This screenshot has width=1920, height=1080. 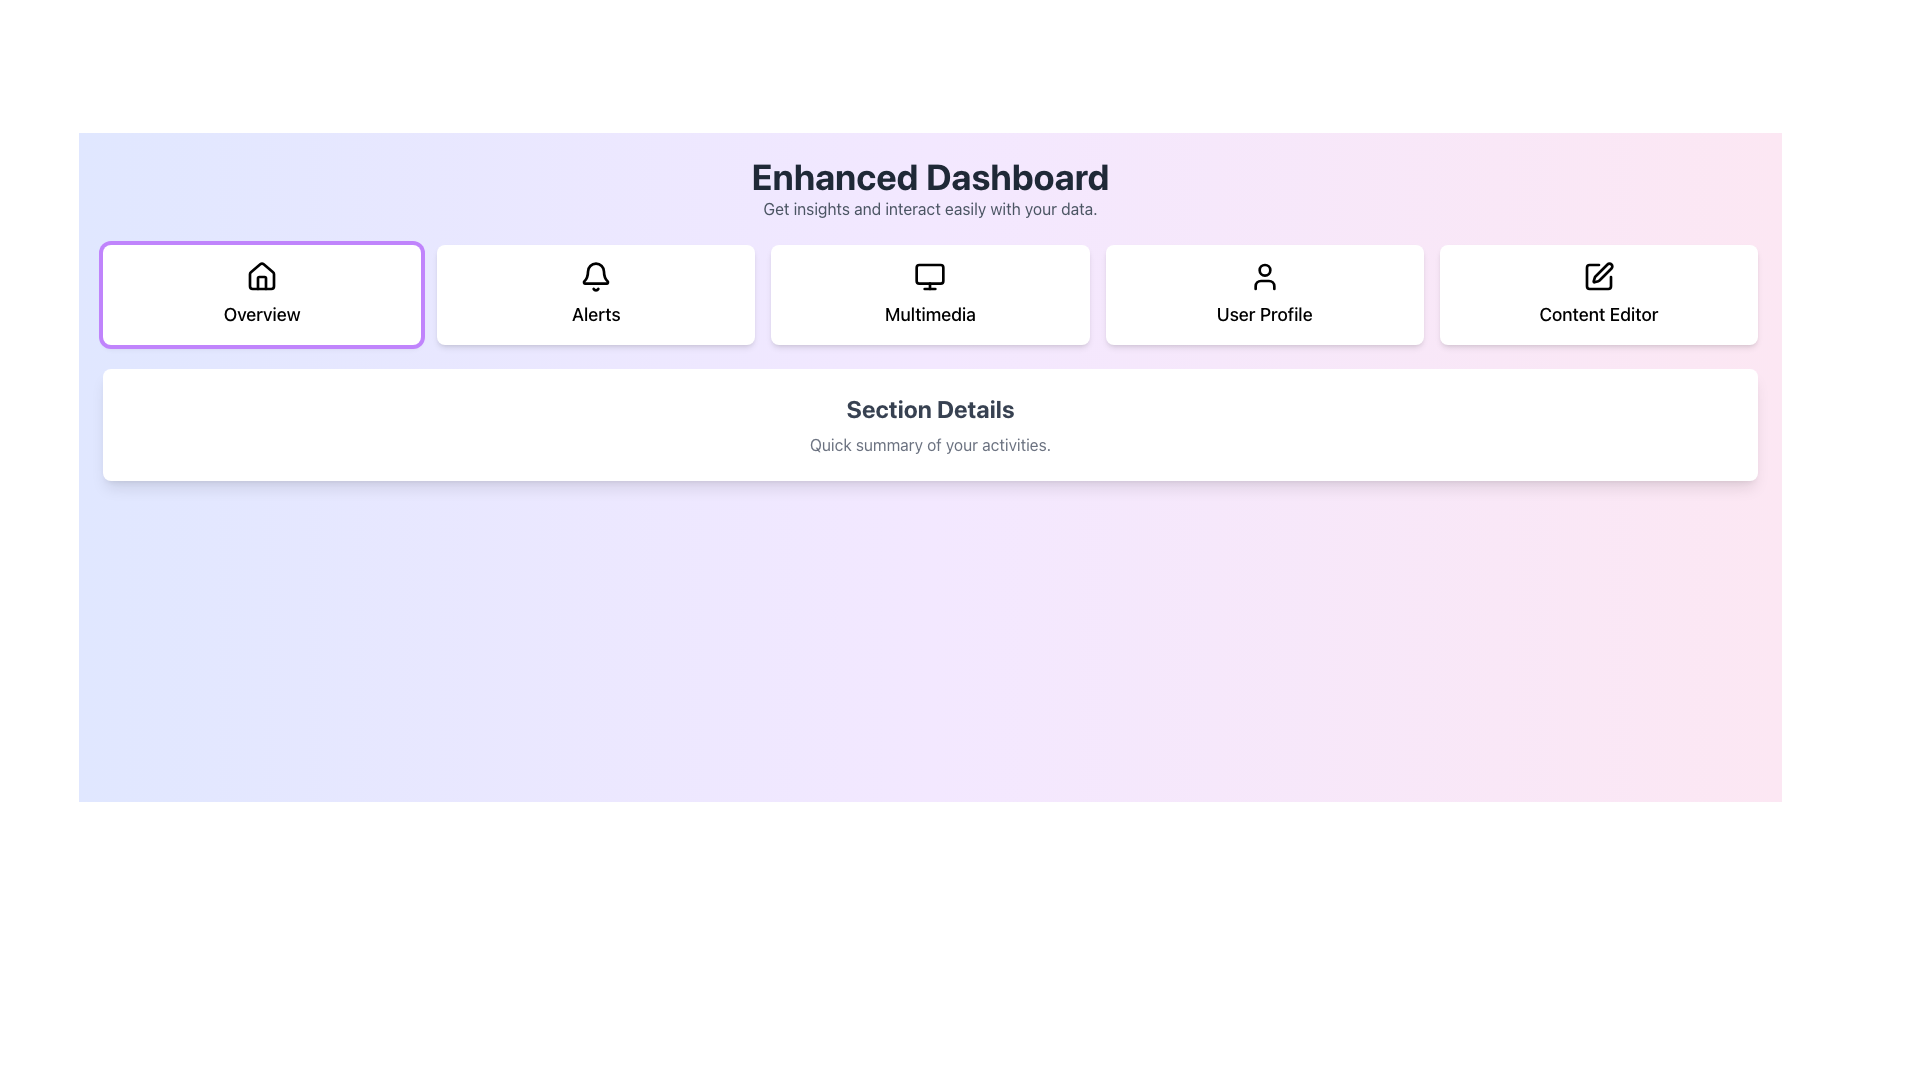 I want to click on the 'Content Editor' text label, so click(x=1597, y=315).